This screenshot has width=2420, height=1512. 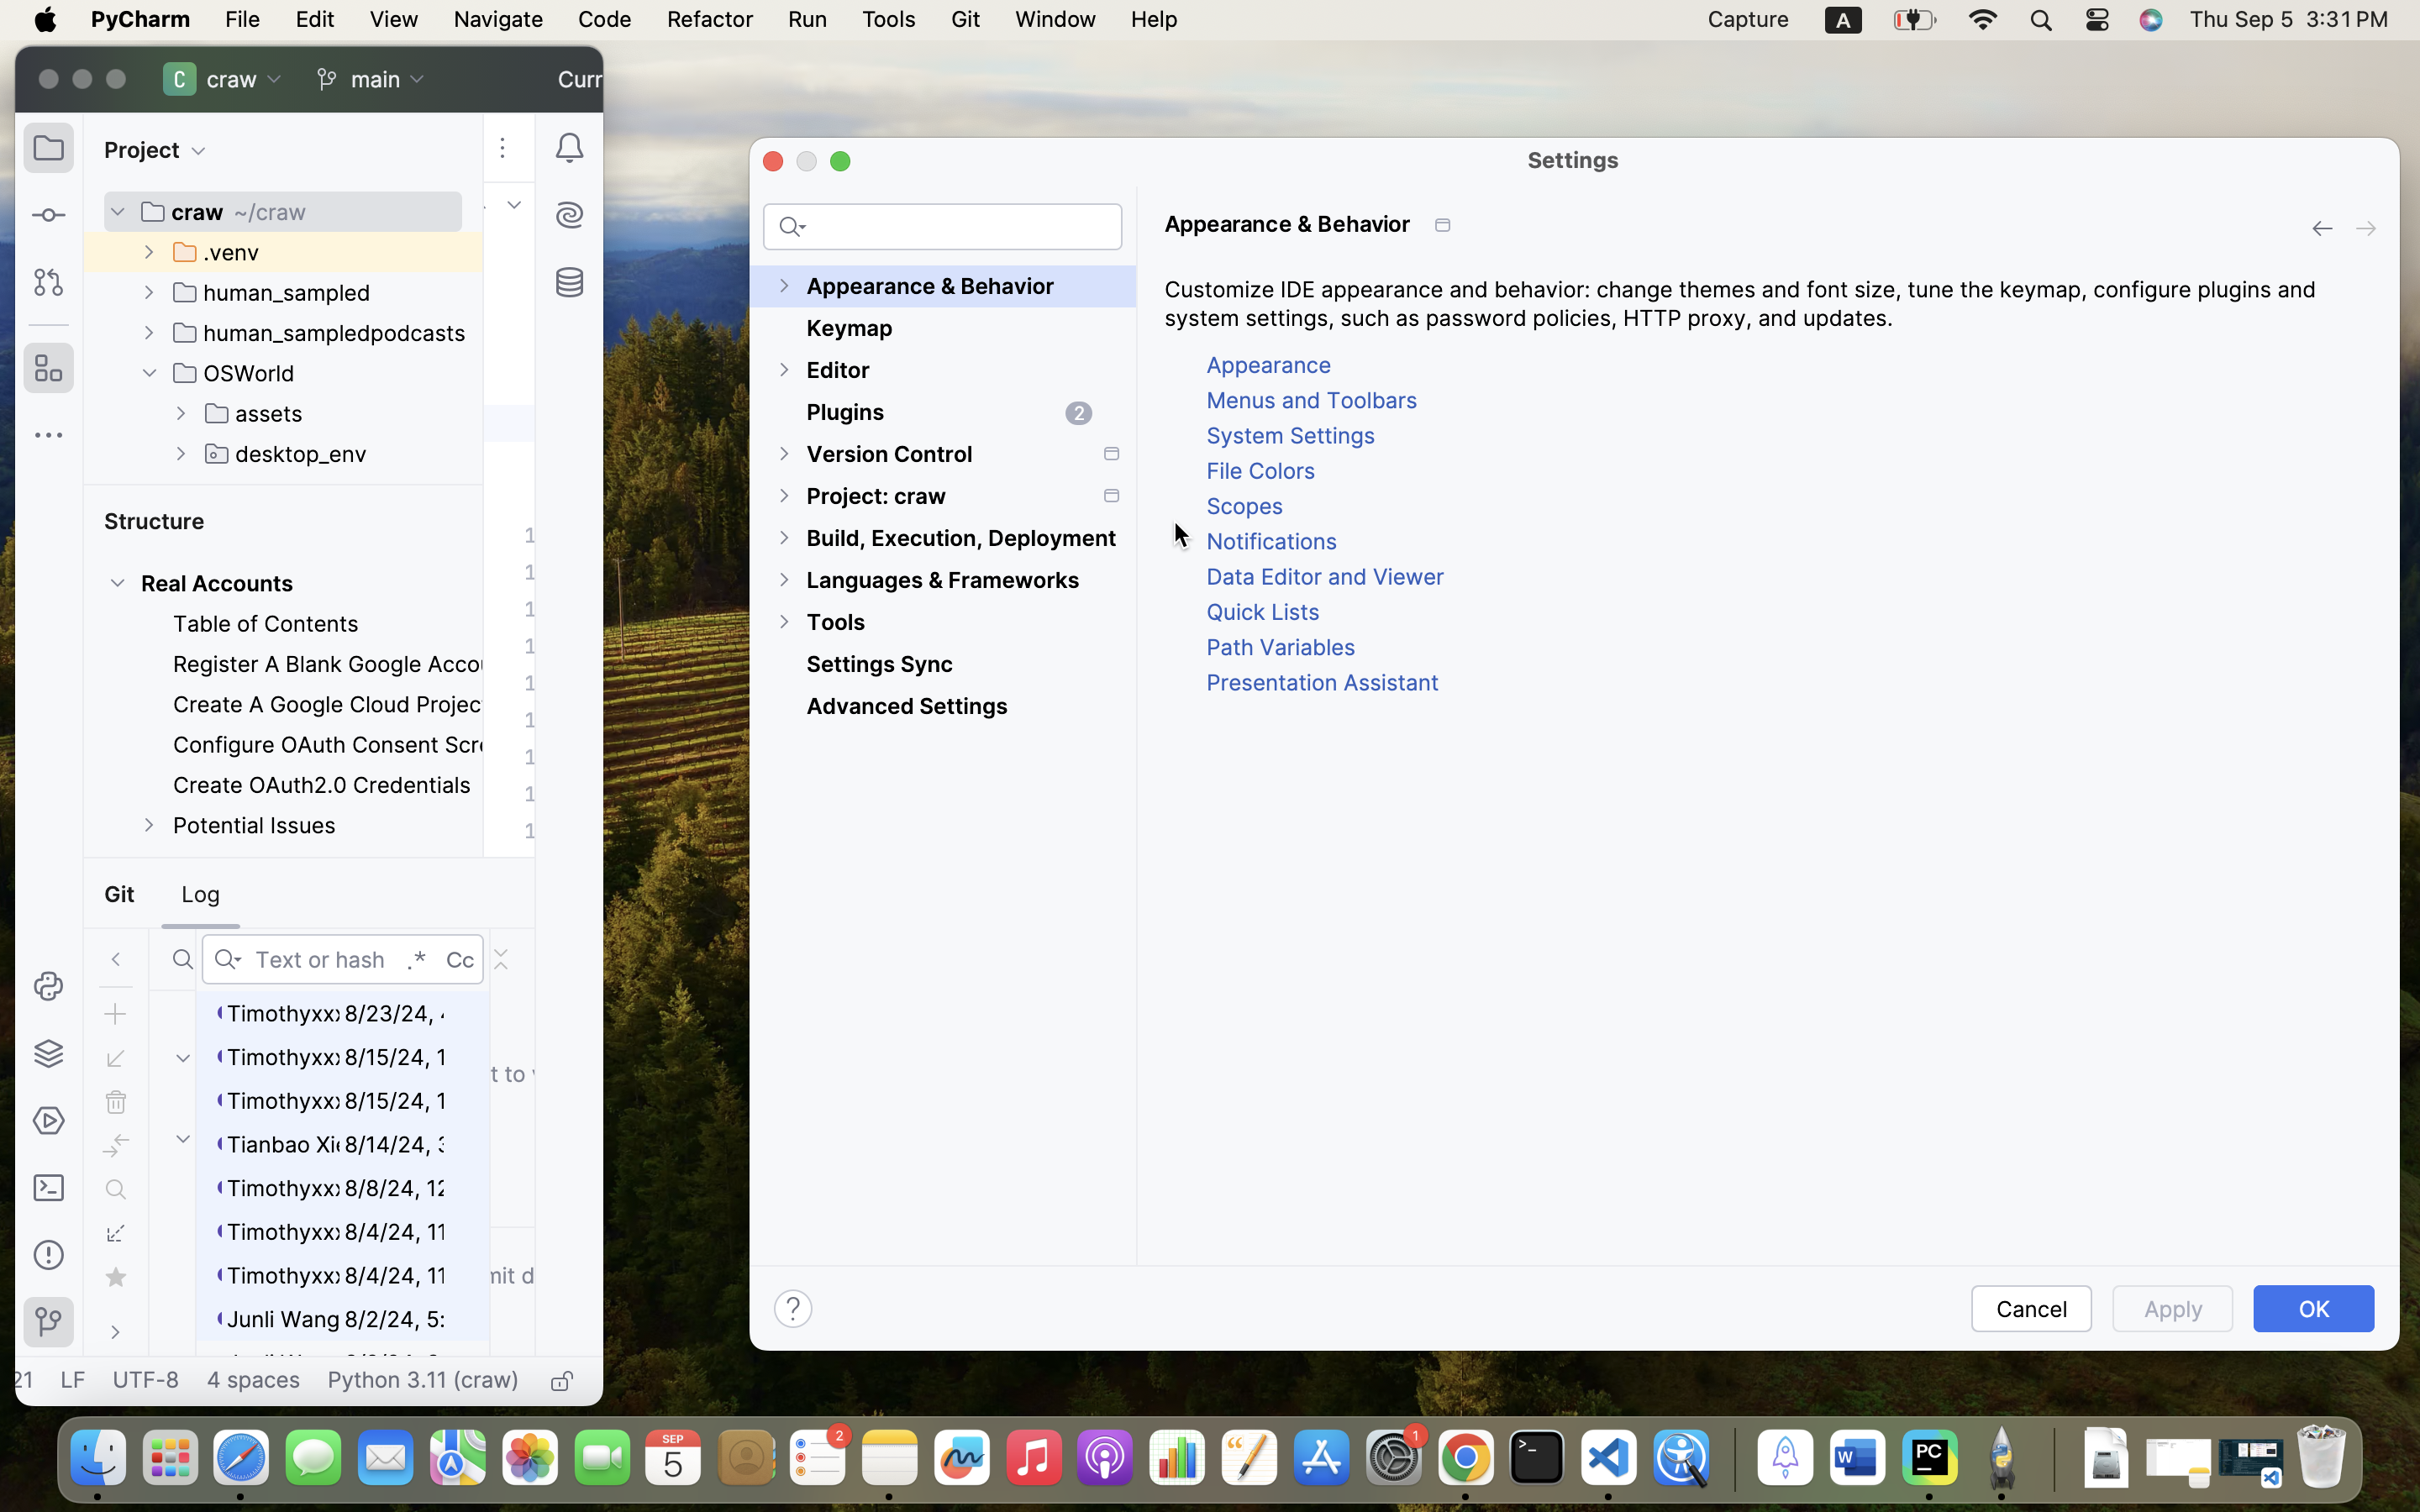 I want to click on 'Settings', so click(x=1573, y=160).